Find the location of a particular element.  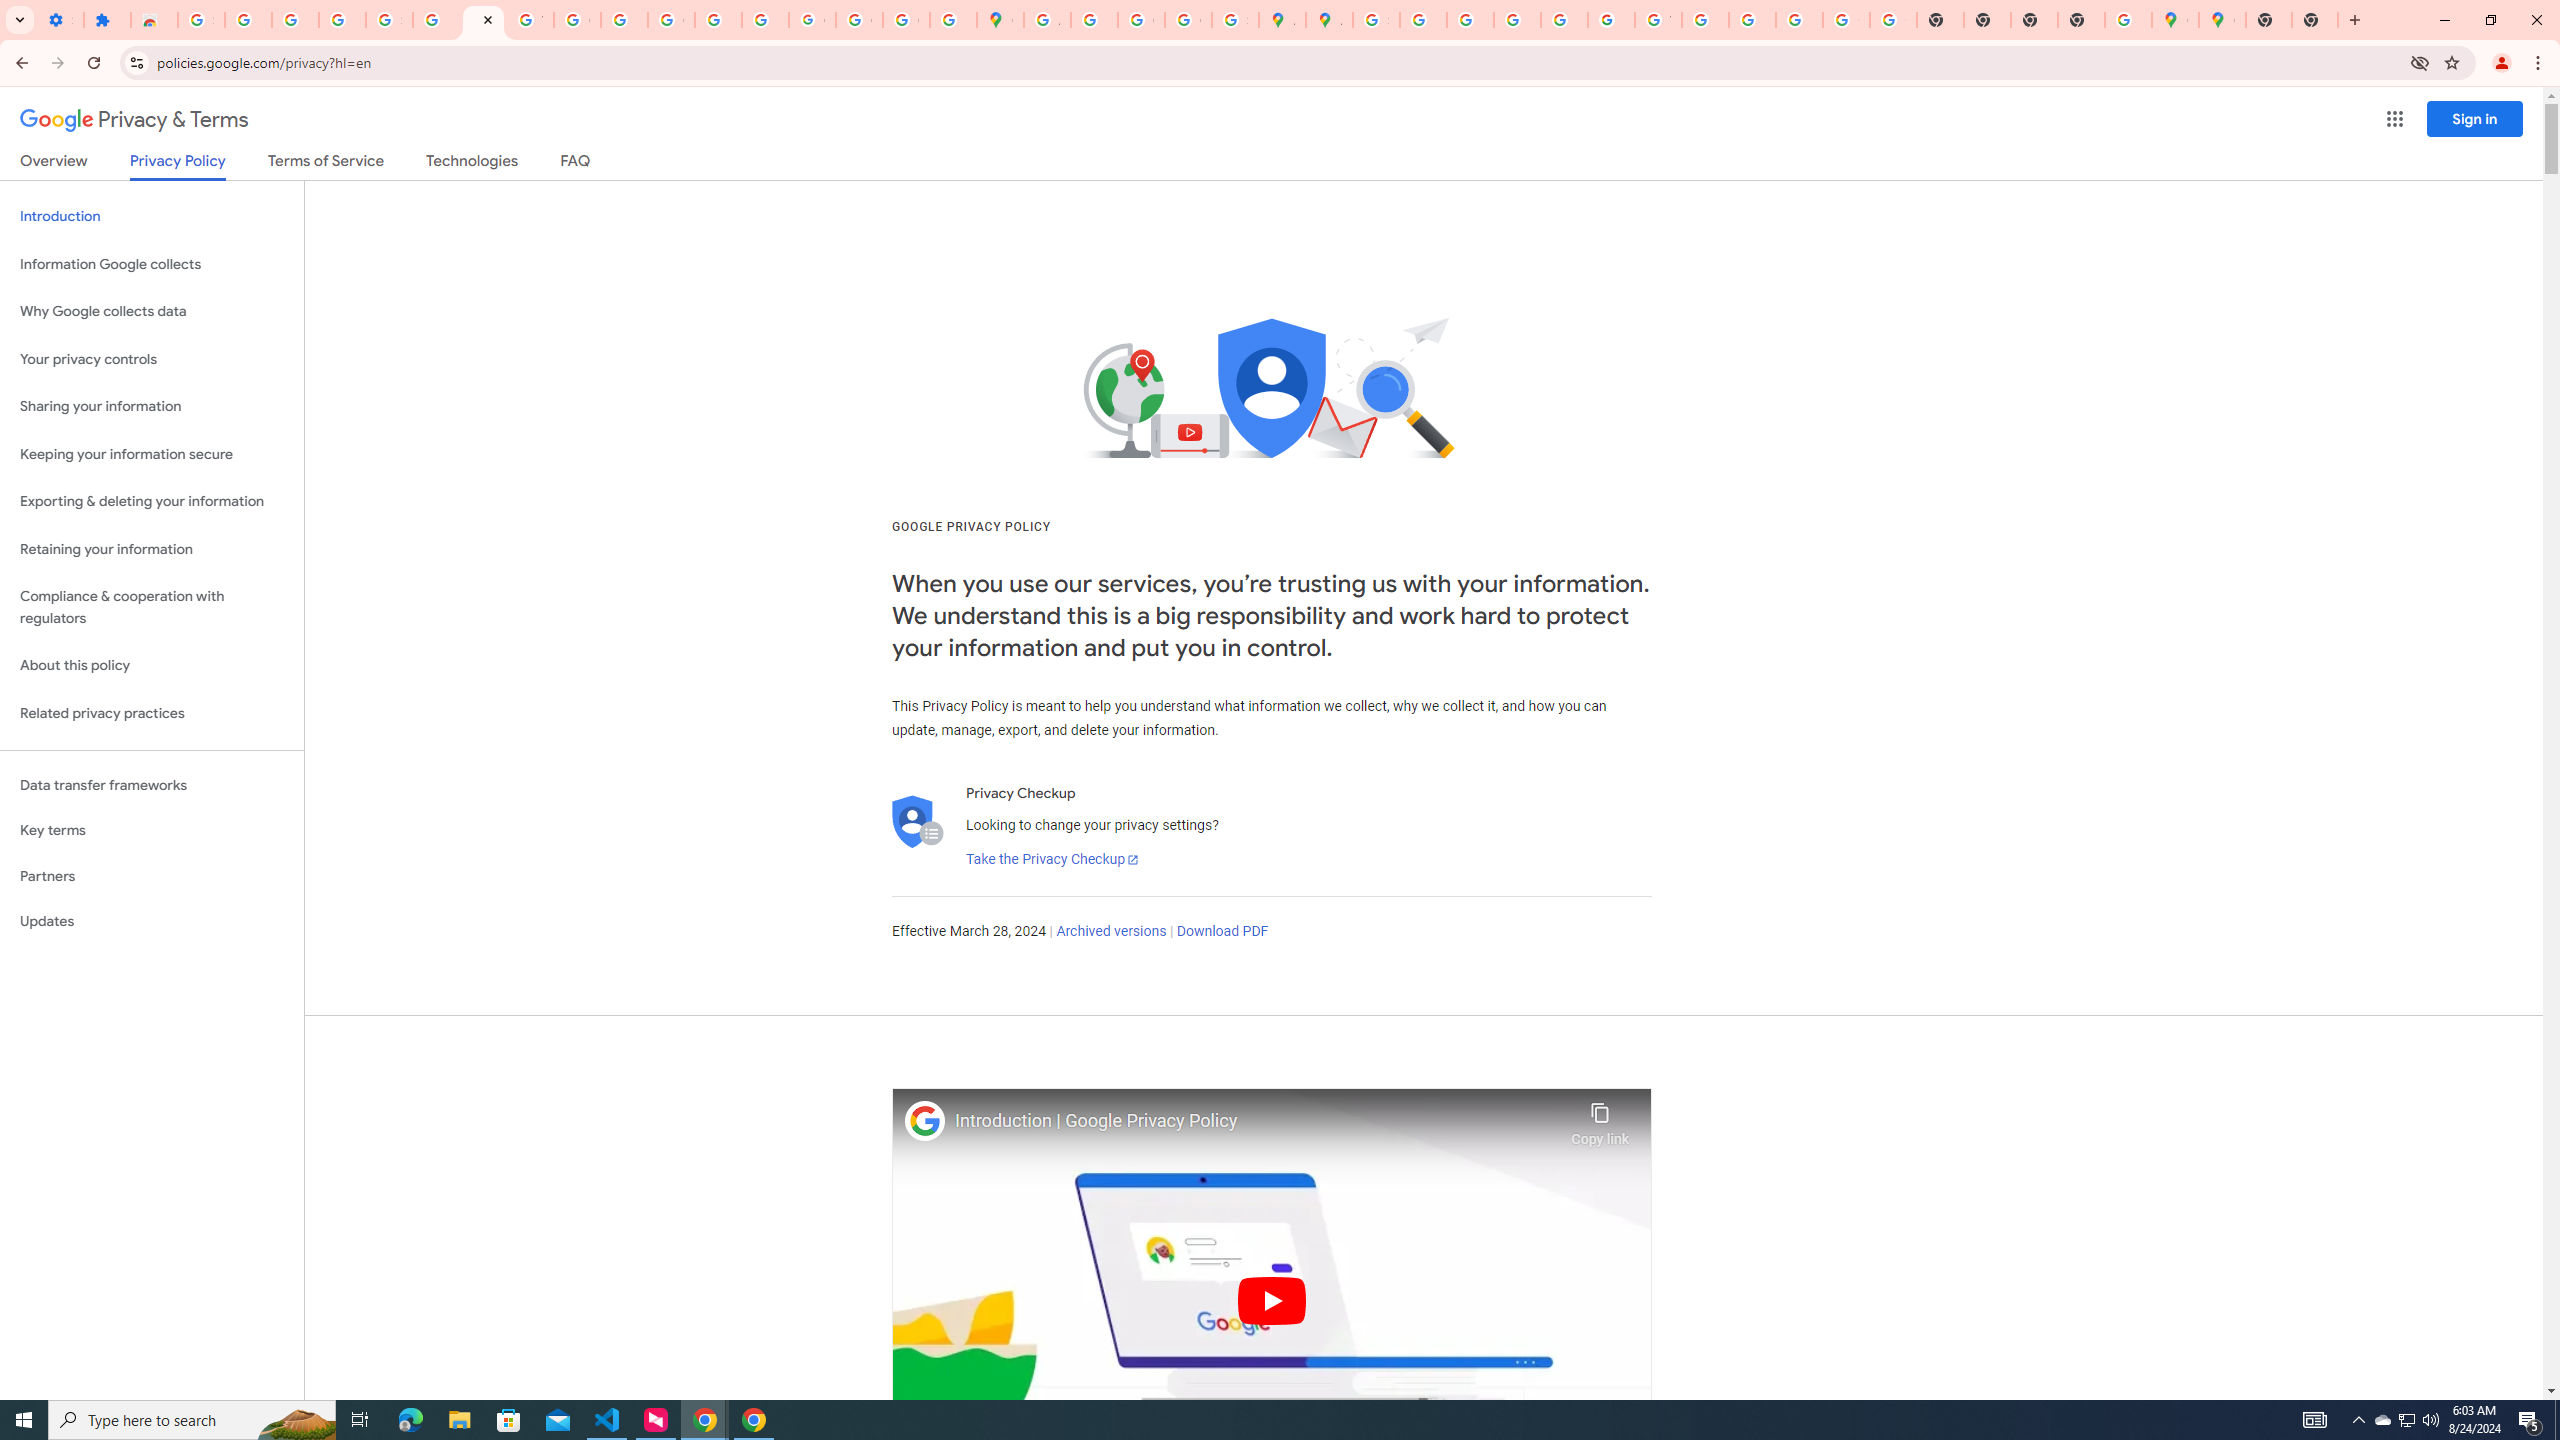

'Photo image of Google' is located at coordinates (925, 1119).